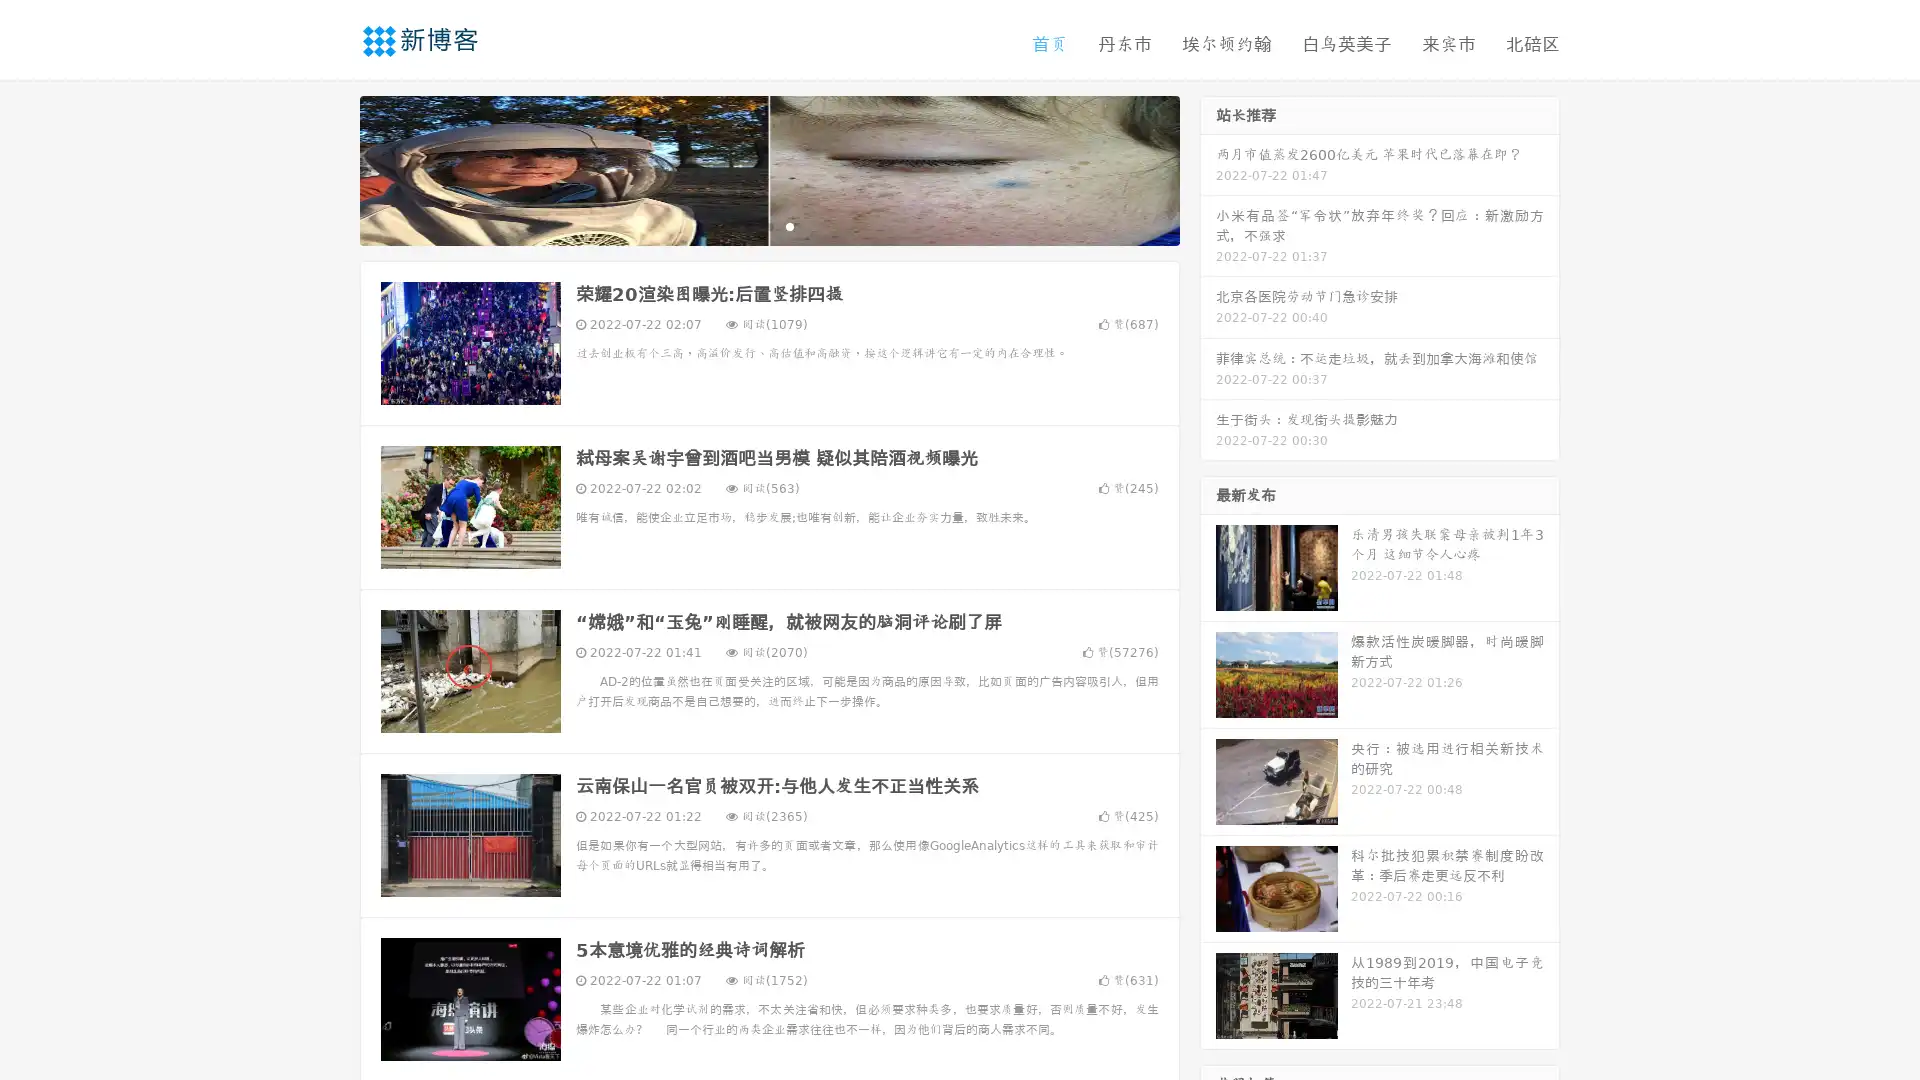  Describe the element at coordinates (789, 225) in the screenshot. I see `Go to slide 3` at that location.